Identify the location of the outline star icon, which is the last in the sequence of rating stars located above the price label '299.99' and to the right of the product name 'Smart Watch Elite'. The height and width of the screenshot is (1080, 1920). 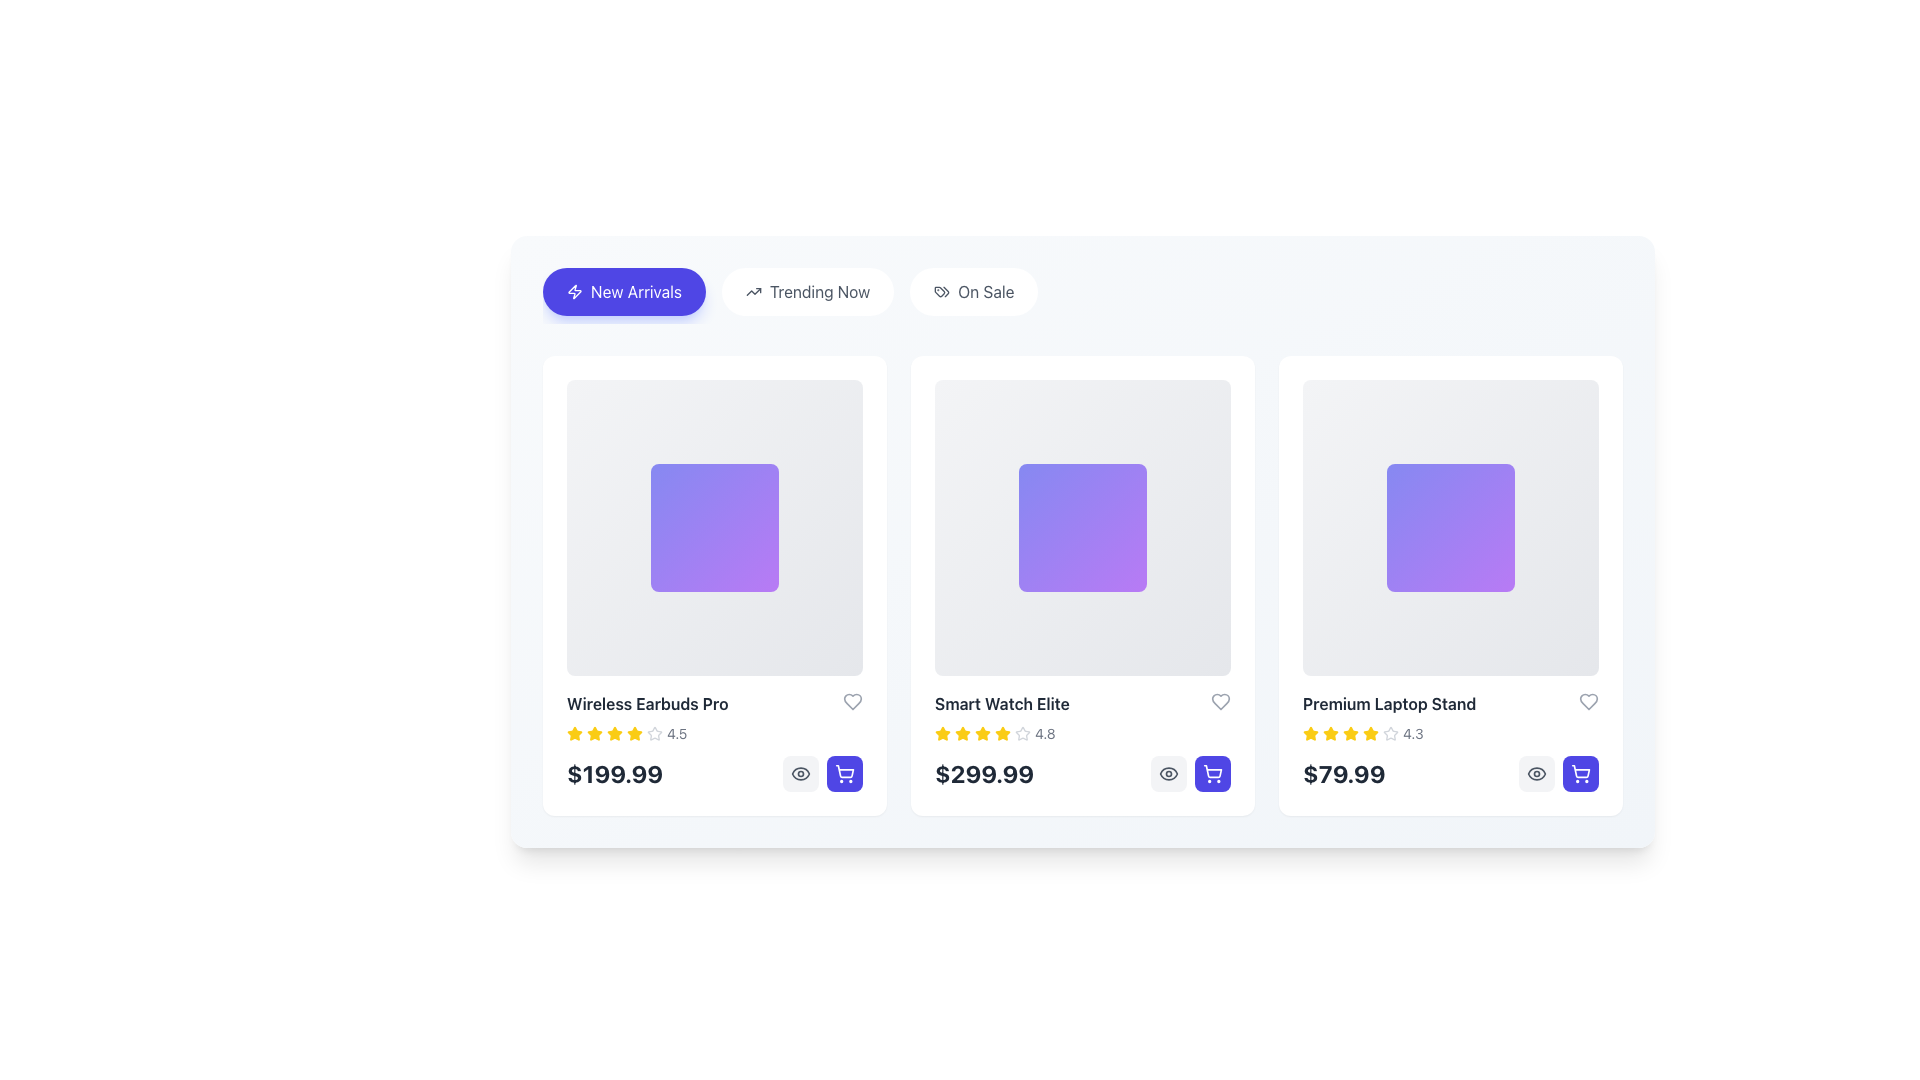
(1022, 733).